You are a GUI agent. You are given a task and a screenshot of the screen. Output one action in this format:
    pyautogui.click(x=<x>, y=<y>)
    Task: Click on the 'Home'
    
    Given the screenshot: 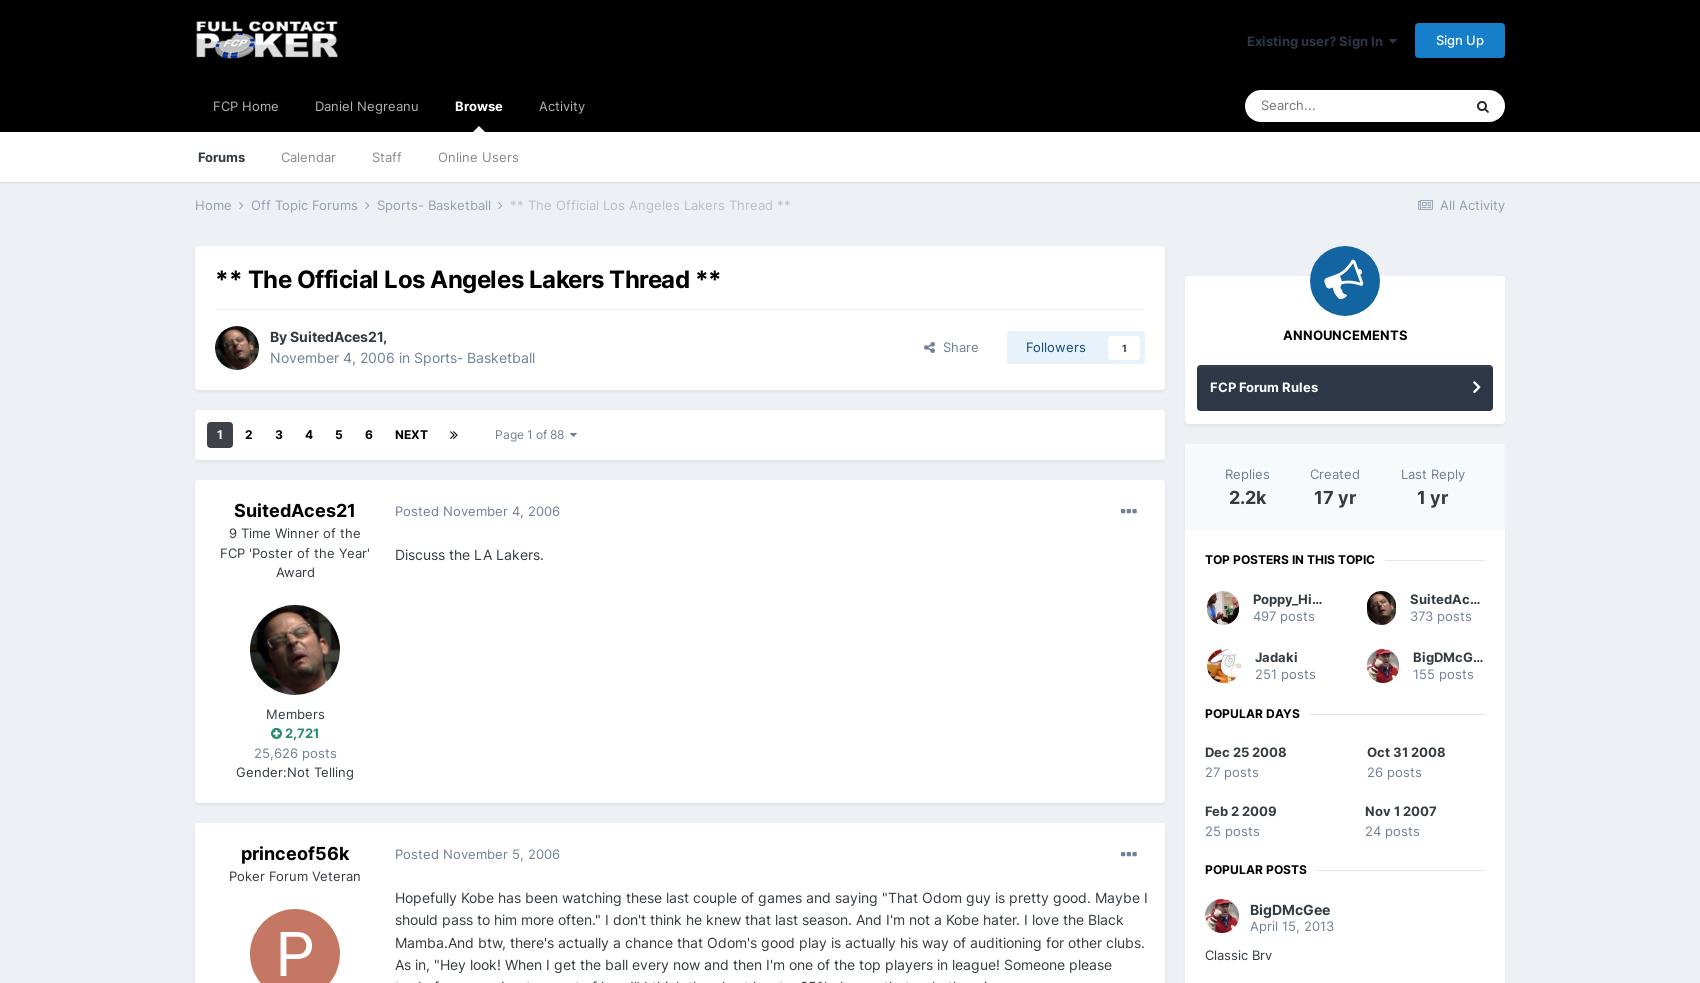 What is the action you would take?
    pyautogui.click(x=215, y=203)
    